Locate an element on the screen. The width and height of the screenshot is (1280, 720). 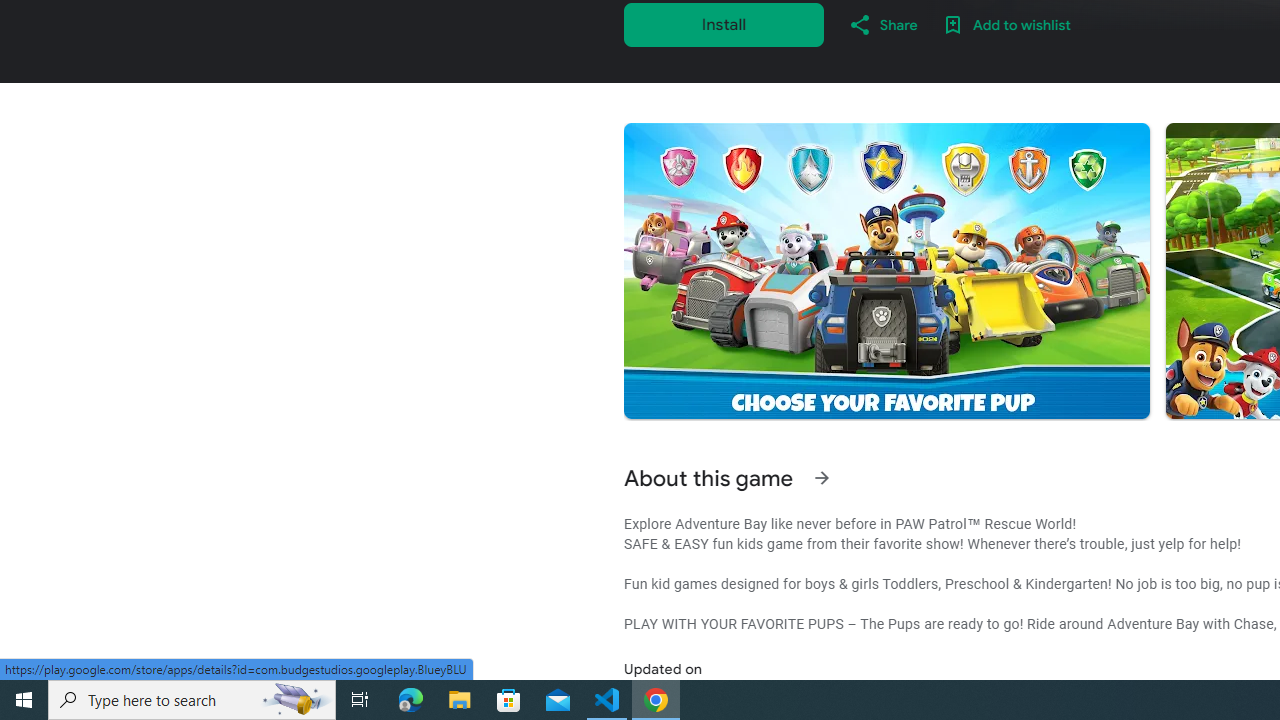
'Share' is located at coordinates (880, 24).